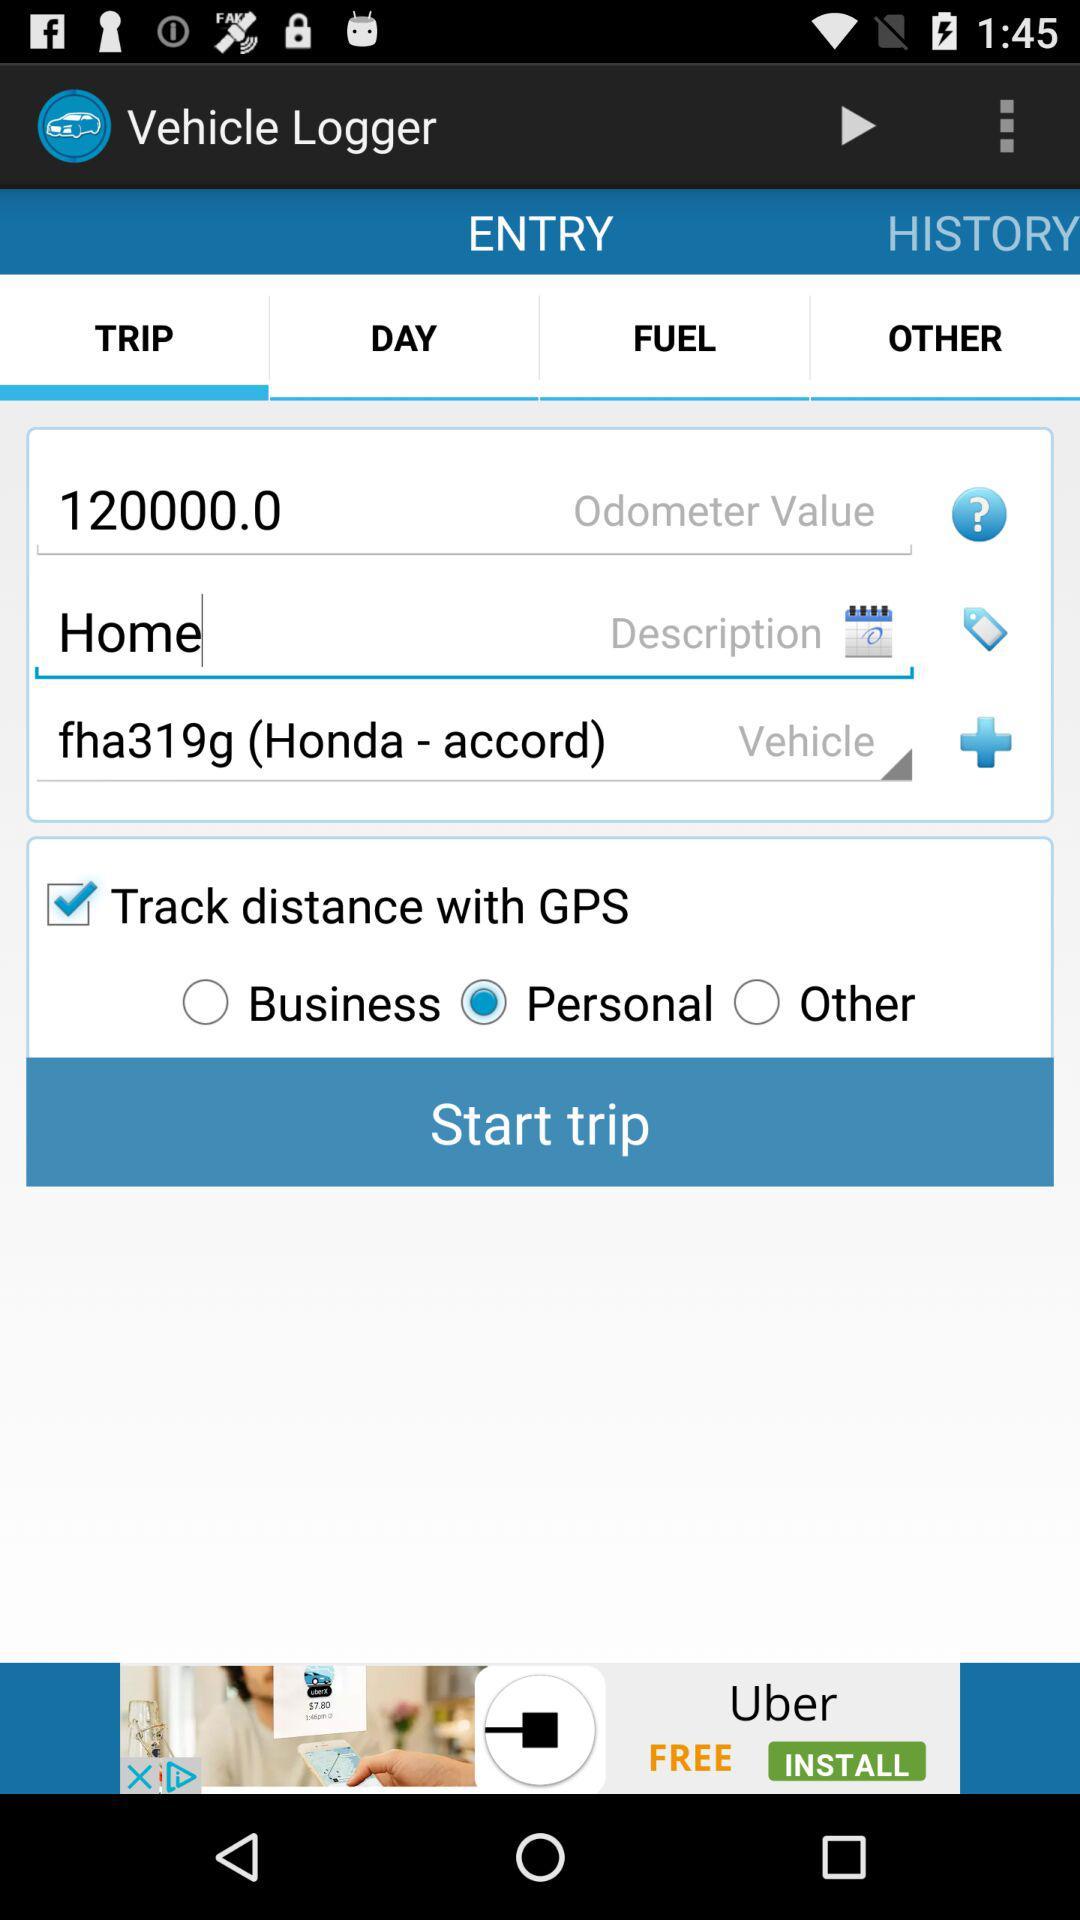  What do you see at coordinates (984, 793) in the screenshot?
I see `the add icon` at bounding box center [984, 793].